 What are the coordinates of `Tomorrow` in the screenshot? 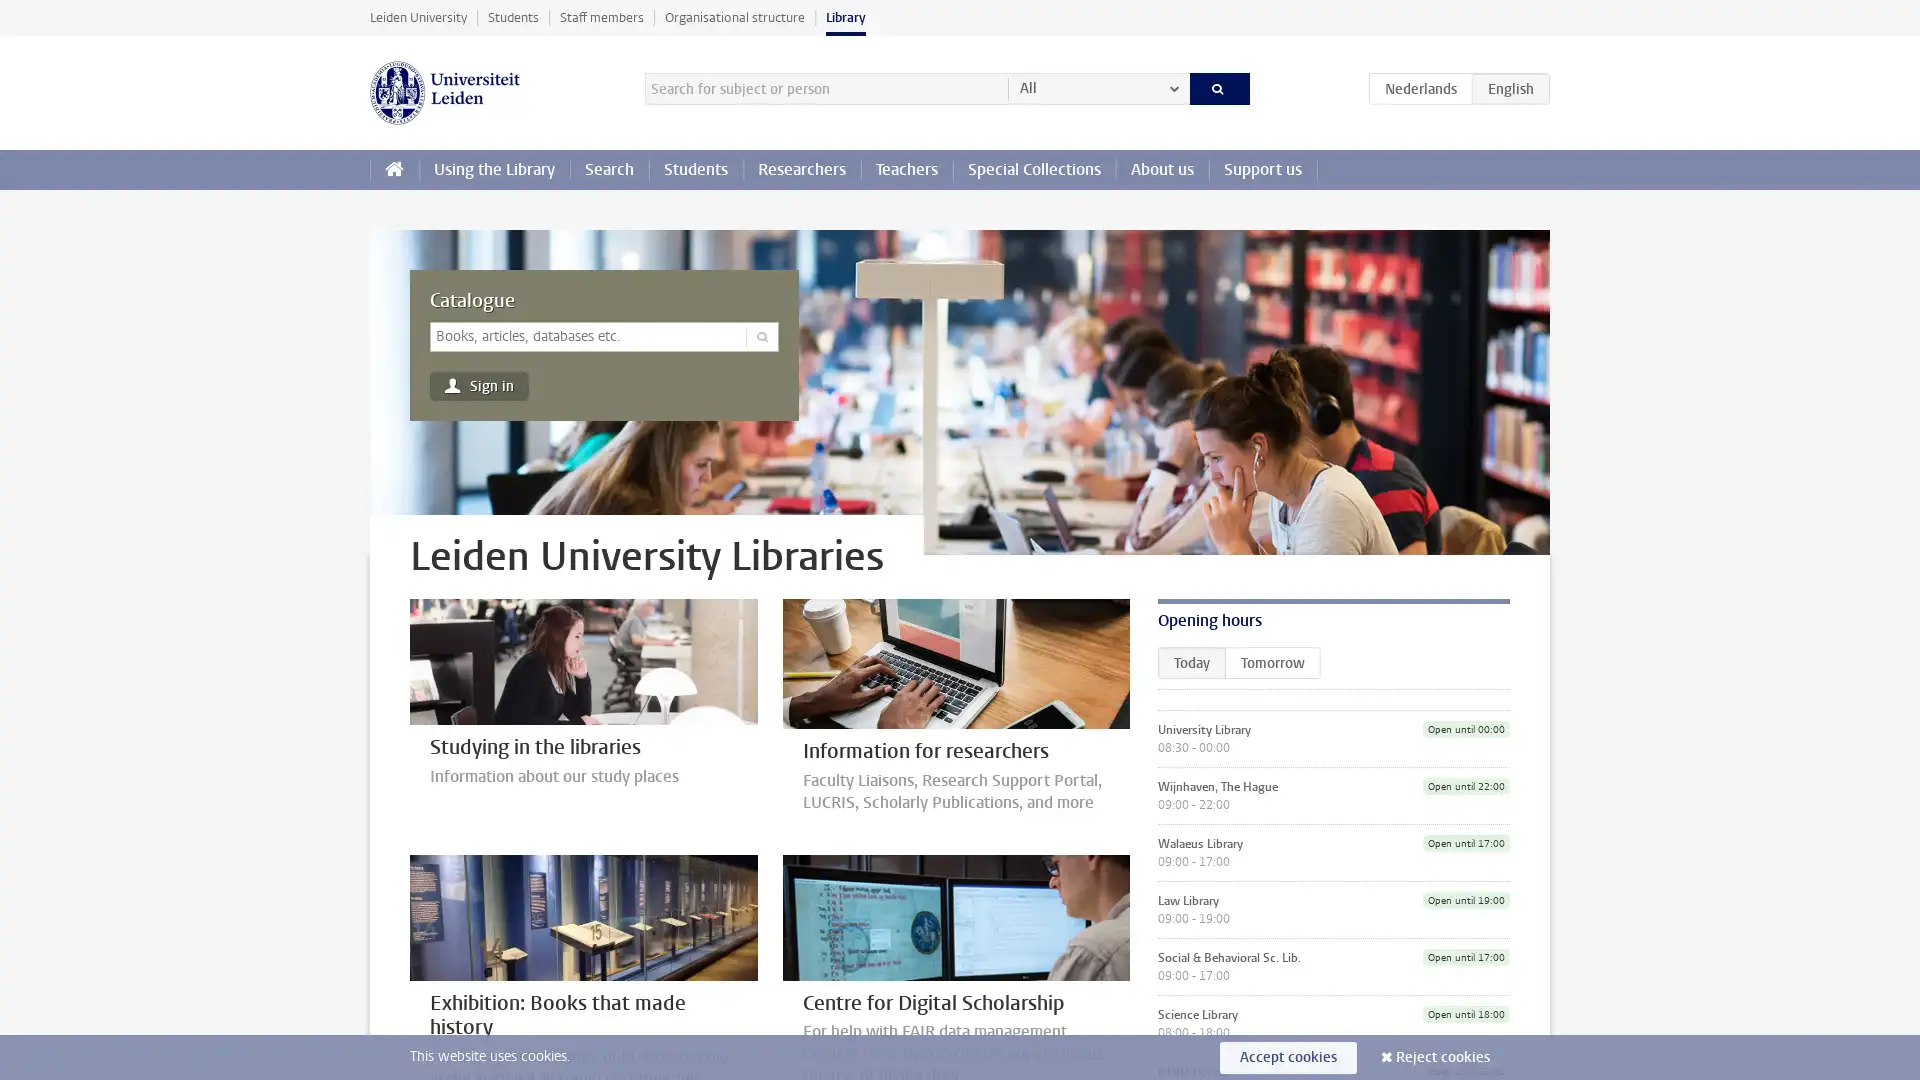 It's located at (1271, 663).